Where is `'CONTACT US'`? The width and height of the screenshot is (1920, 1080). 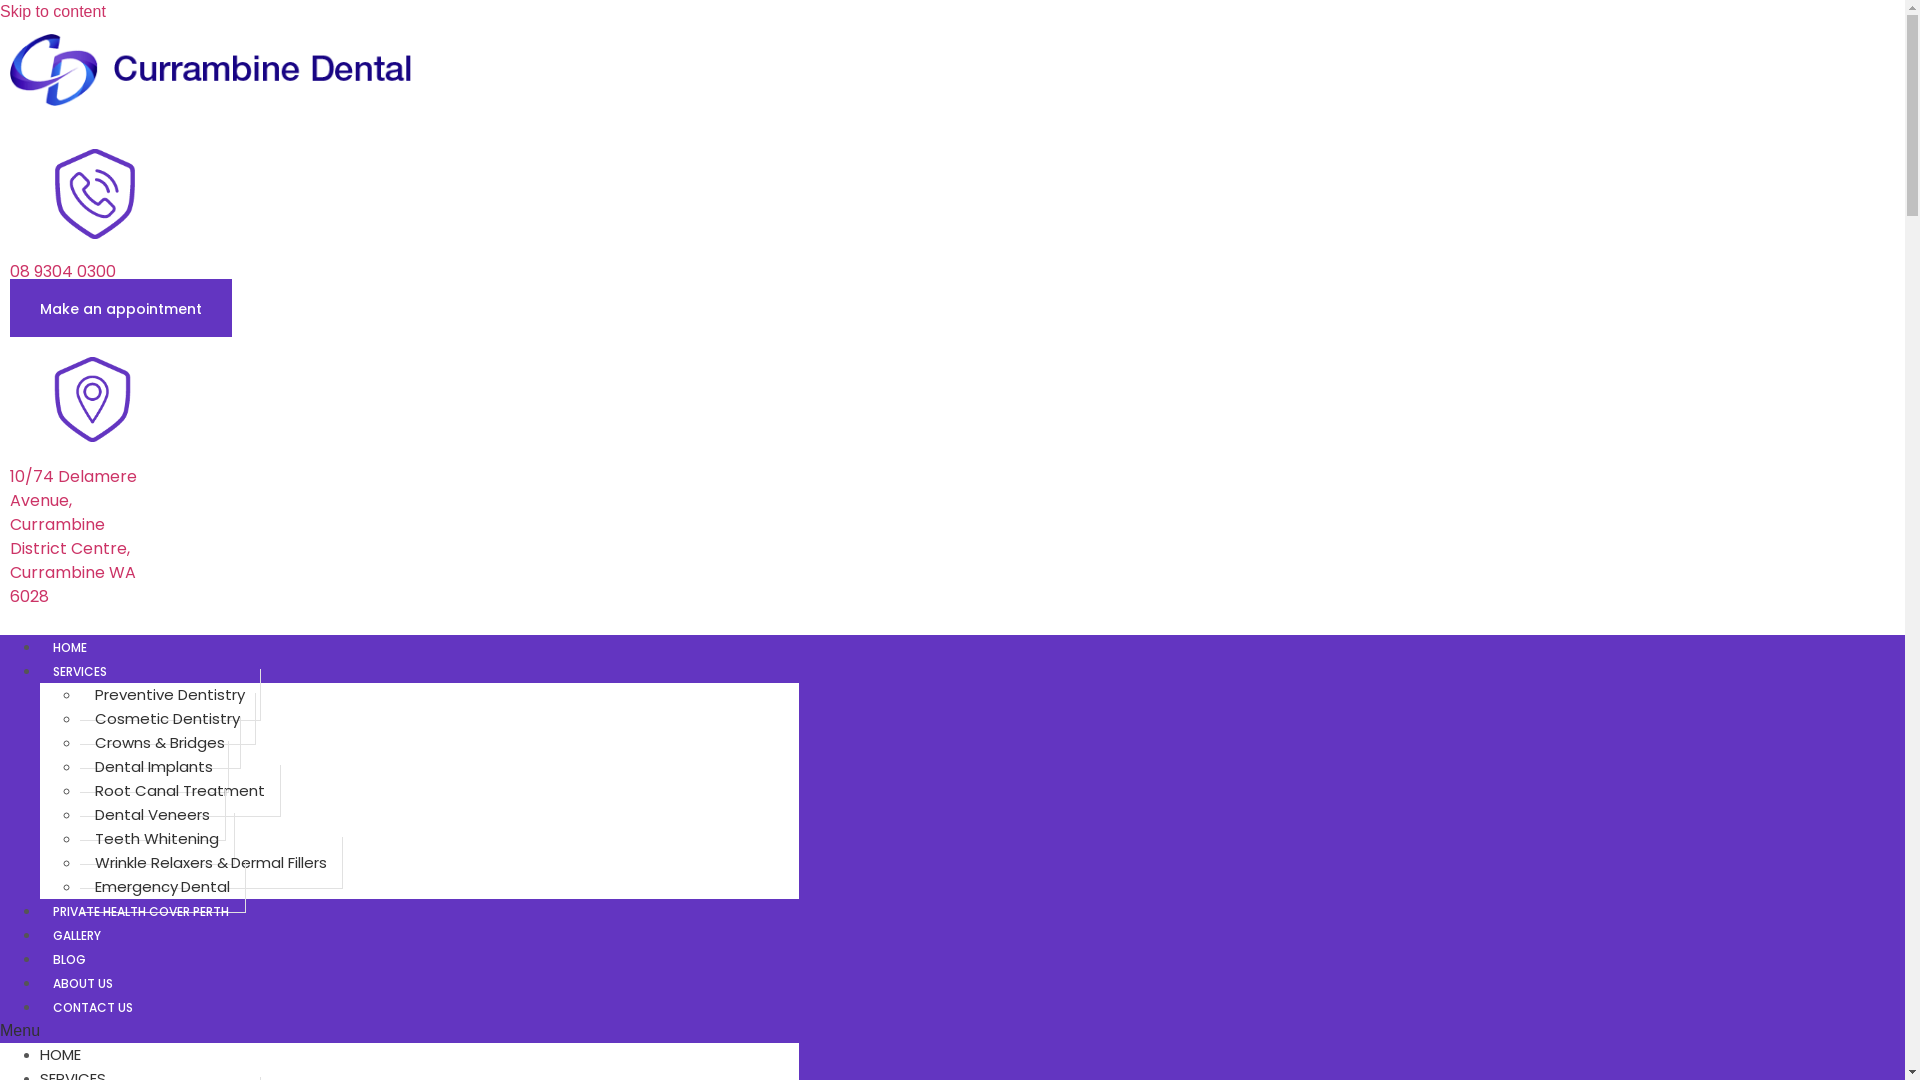
'CONTACT US' is located at coordinates (92, 1005).